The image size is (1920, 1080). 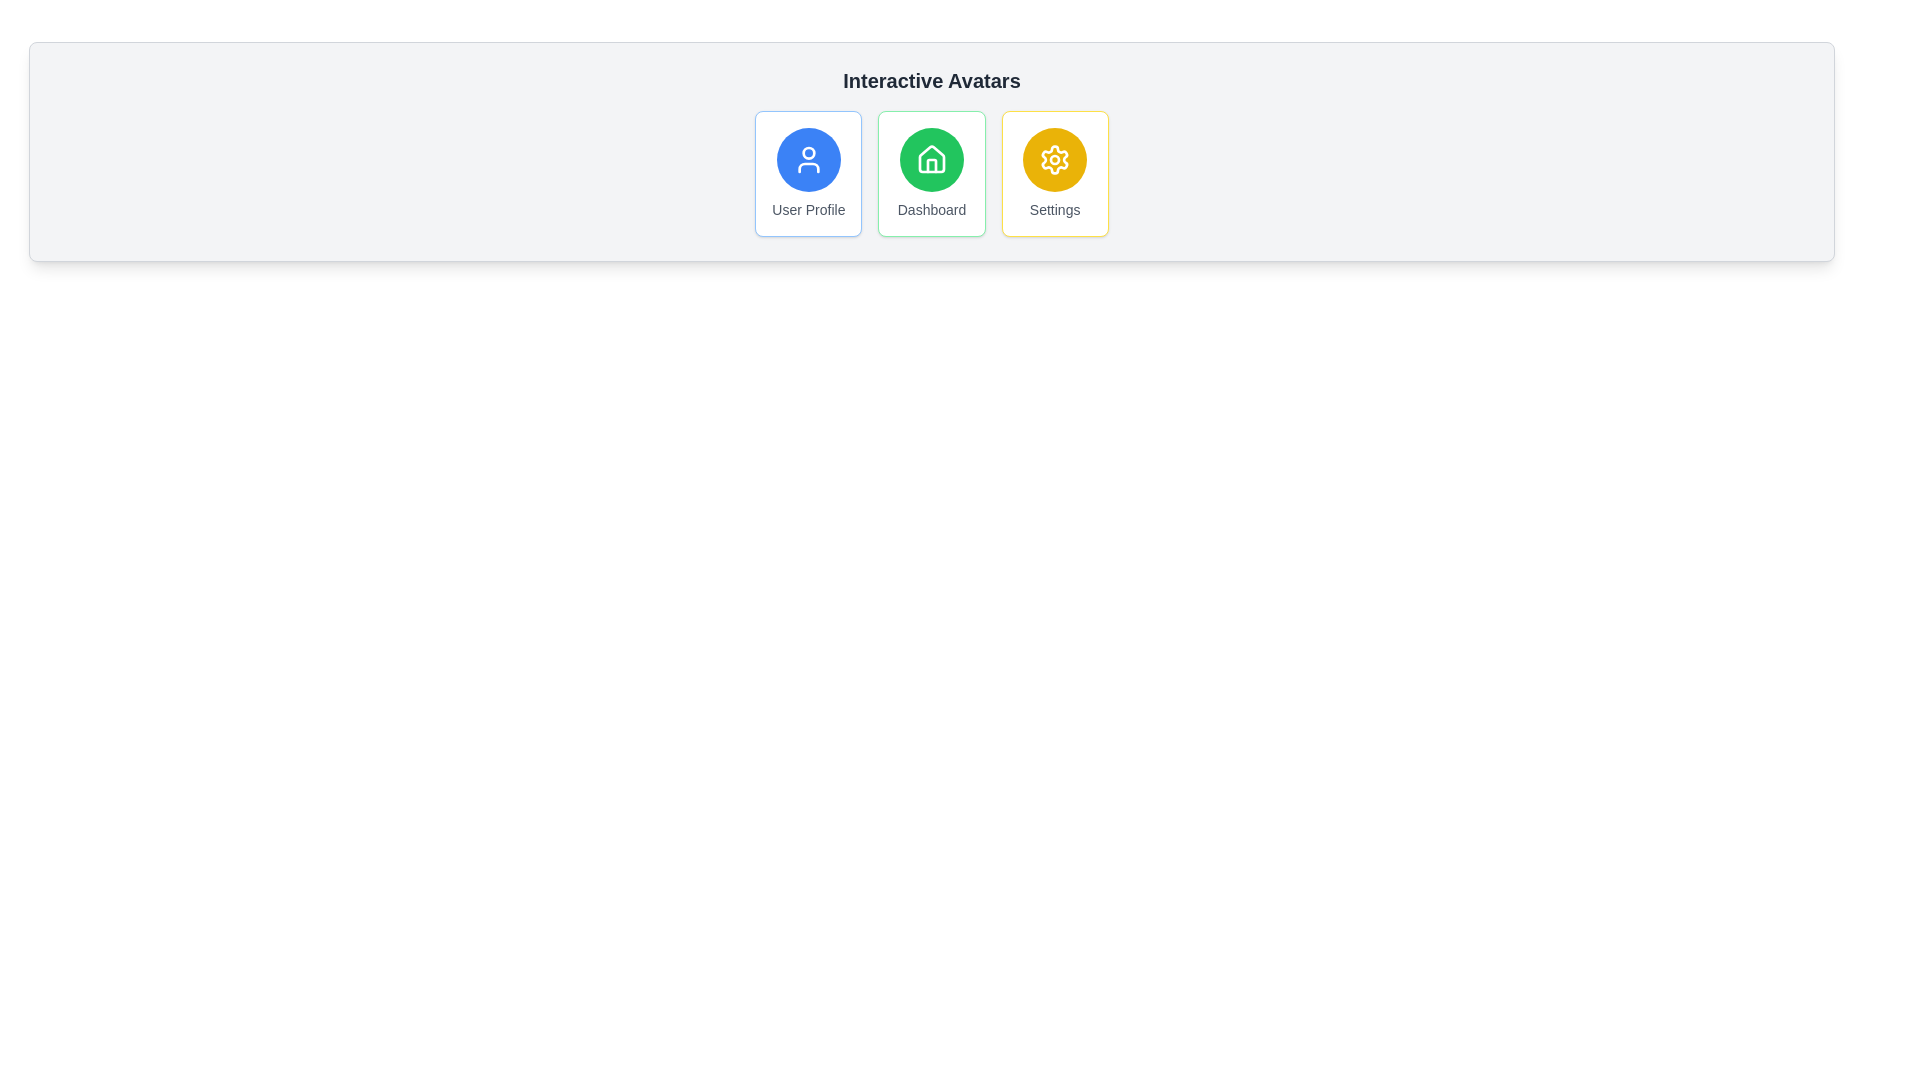 I want to click on the green house icon representing the Dashboard for visual feedback, so click(x=930, y=158).